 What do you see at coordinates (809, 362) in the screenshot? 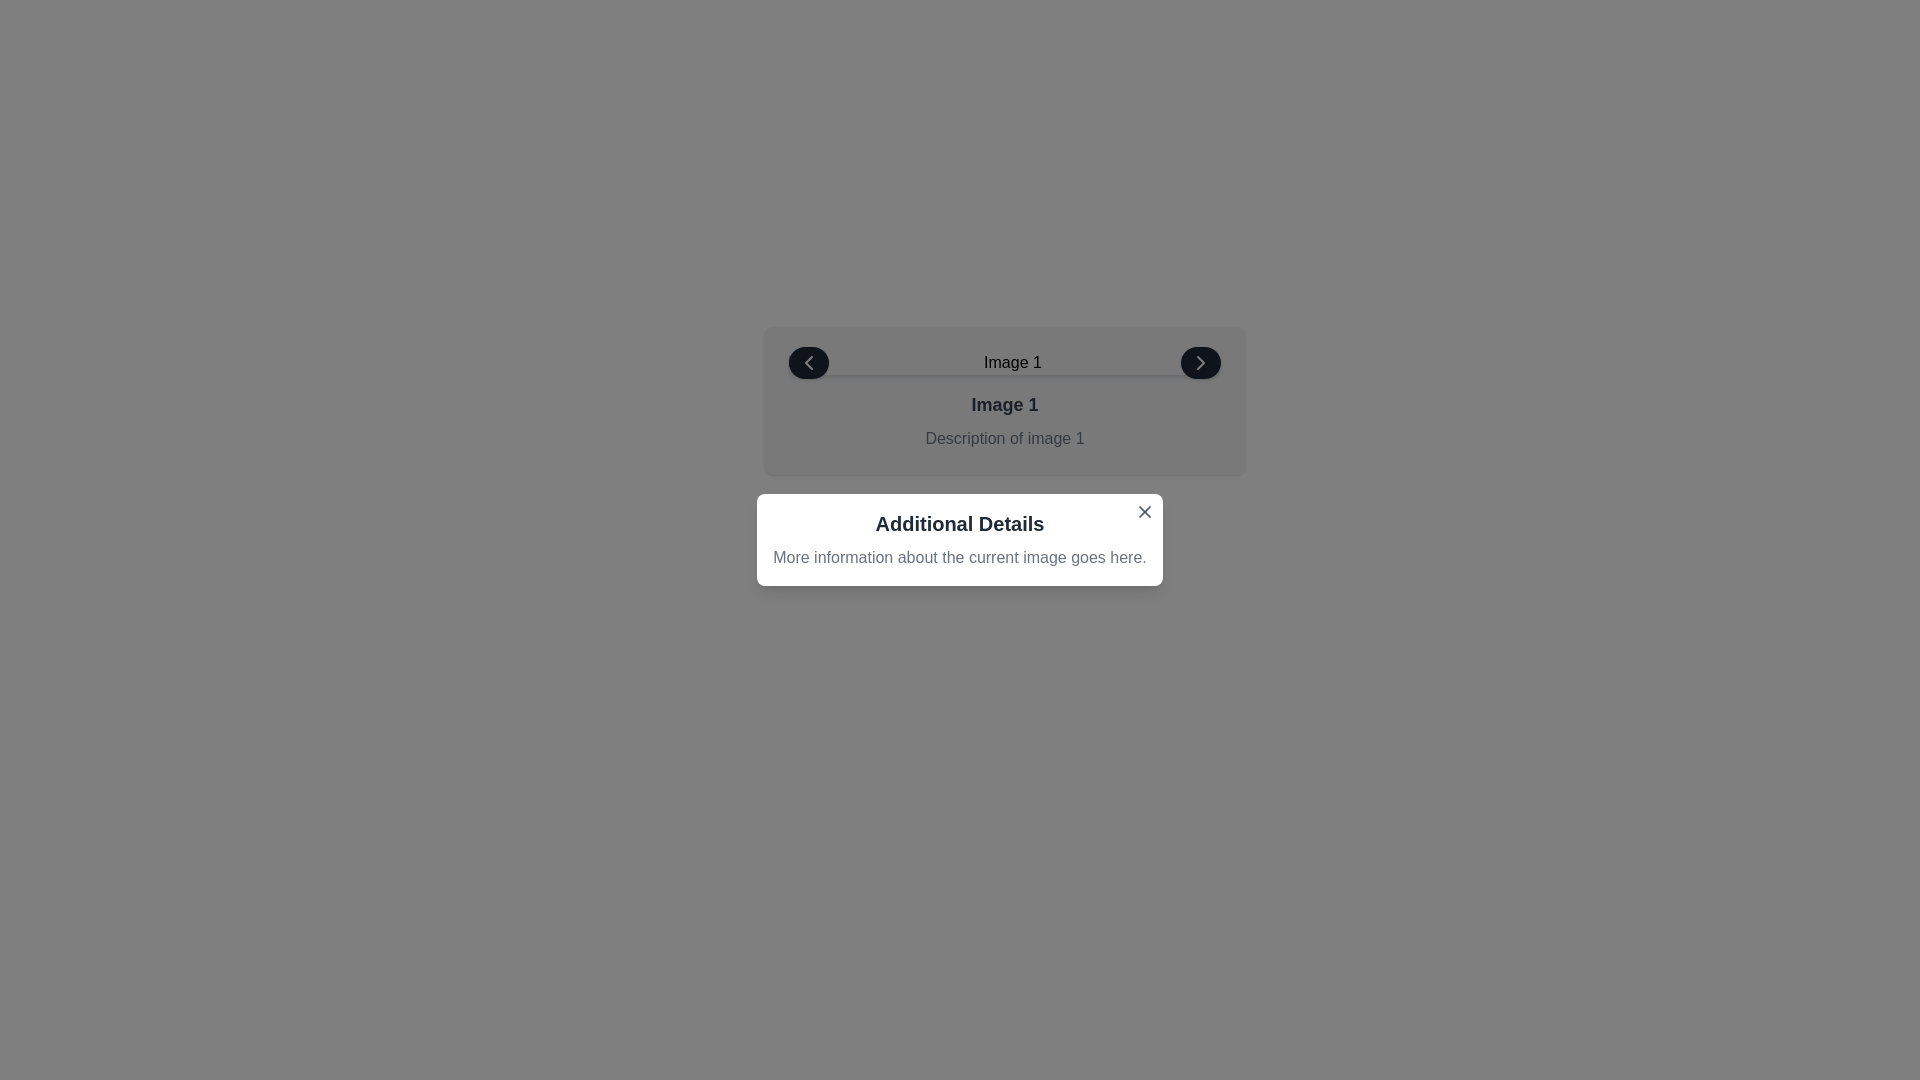
I see `the left chevron icon in the navigation panel at the top of the interface to potentially highlight or show tooltips` at bounding box center [809, 362].